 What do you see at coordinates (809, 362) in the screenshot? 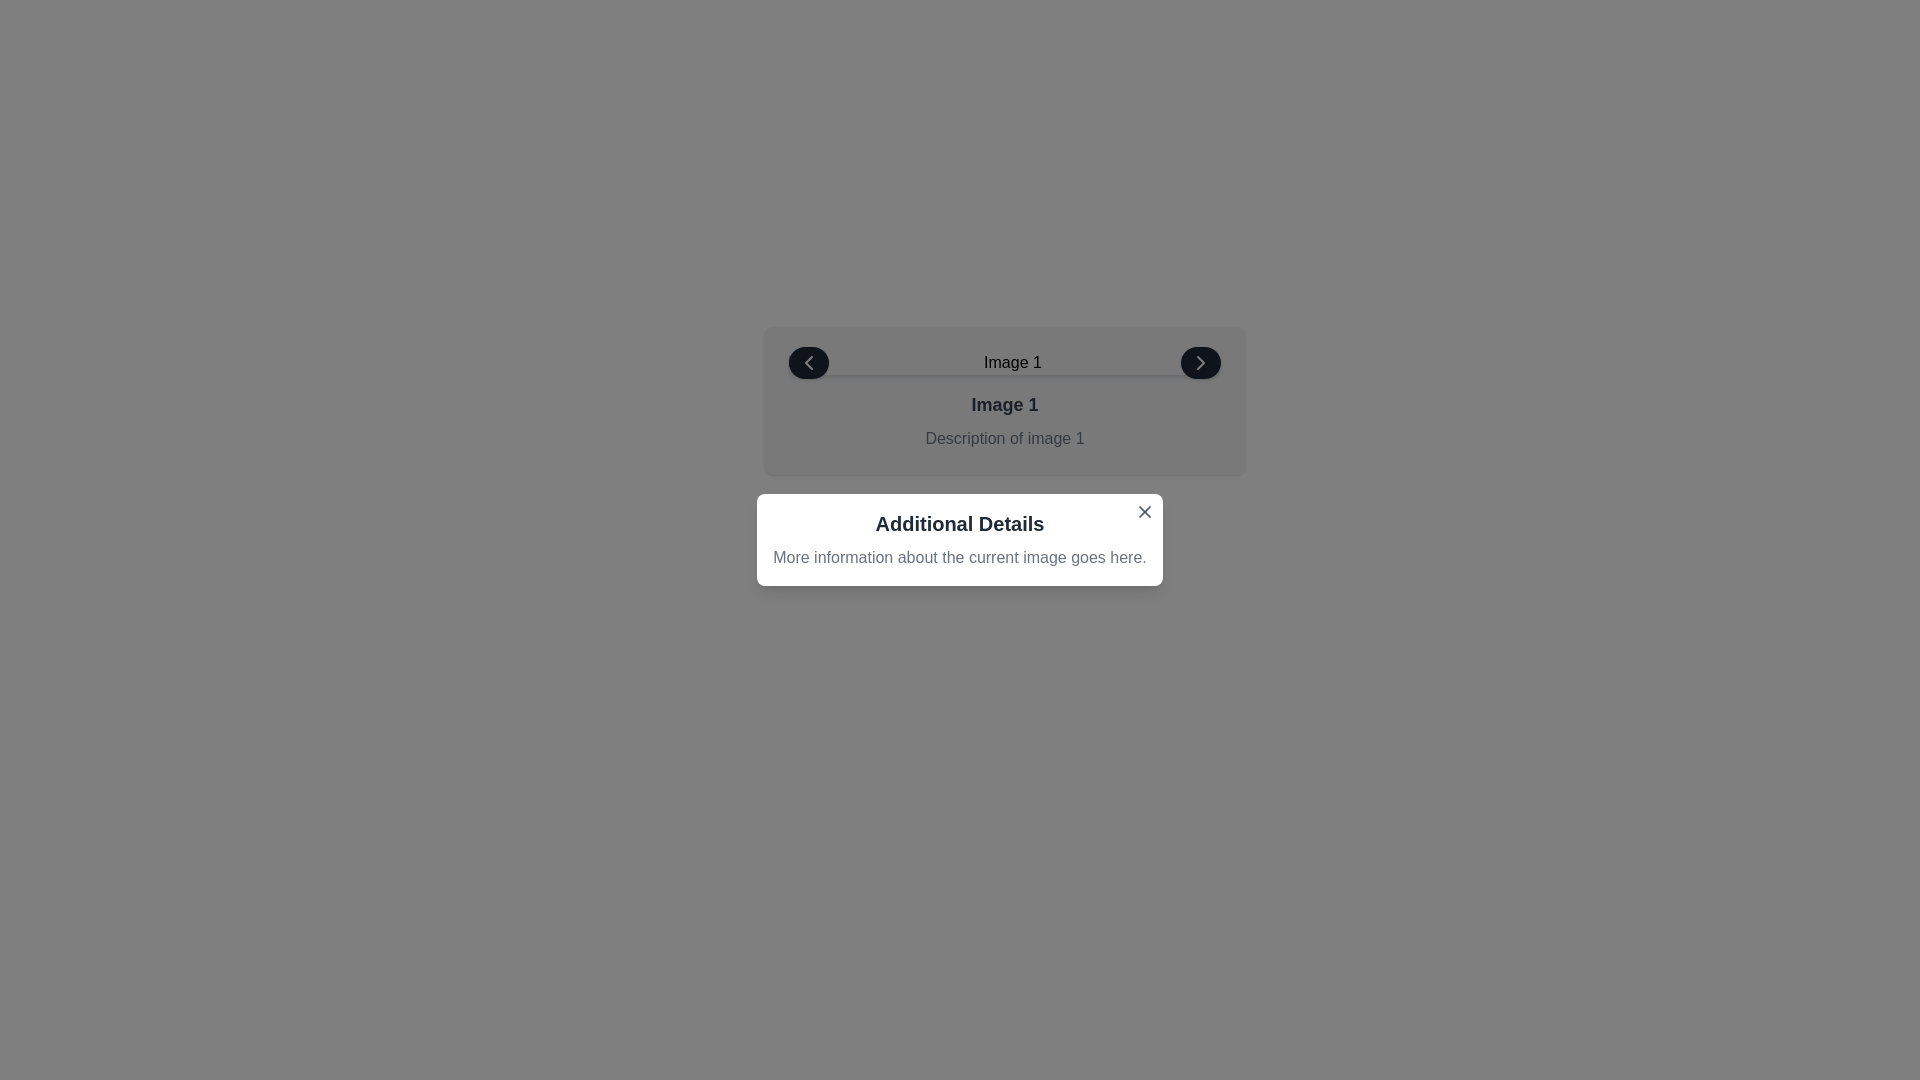
I see `the left chevron icon in the navigation panel at the top of the interface to potentially highlight or show tooltips` at bounding box center [809, 362].